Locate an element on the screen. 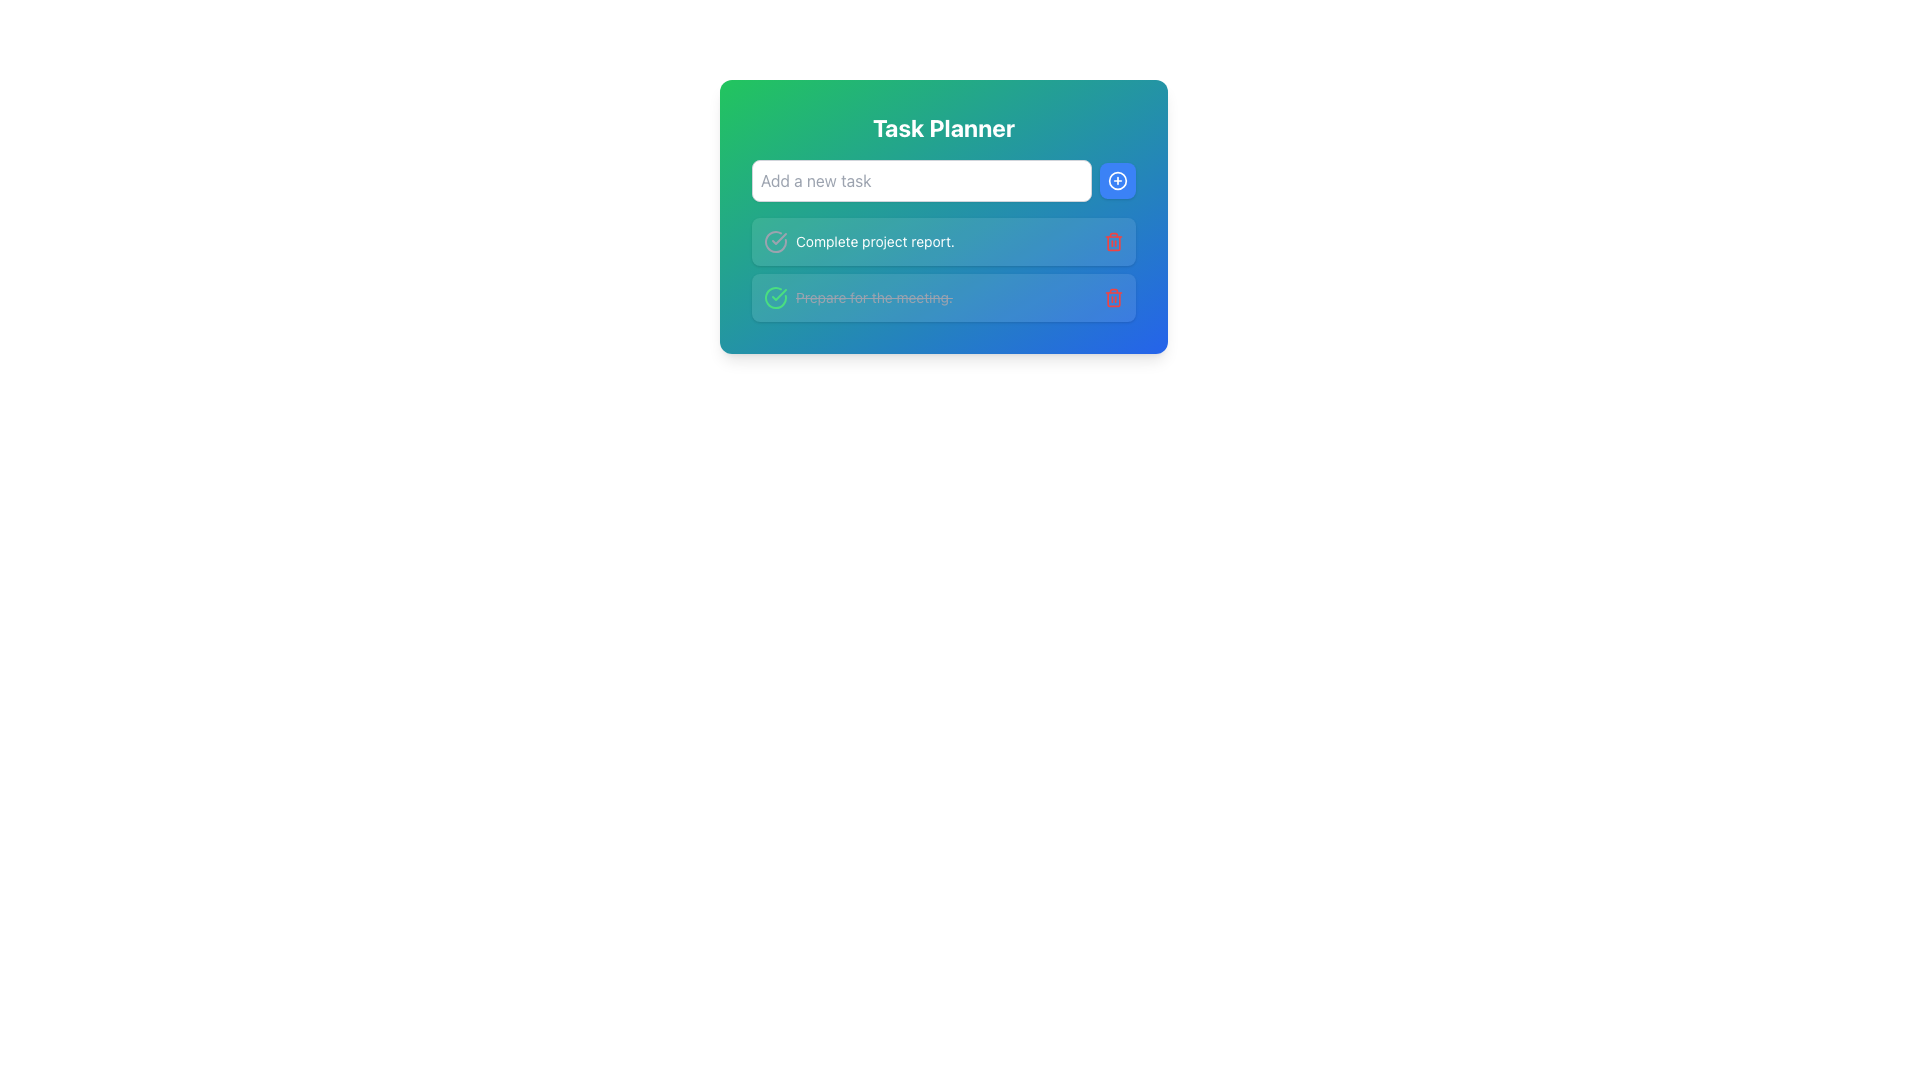 The height and width of the screenshot is (1080, 1920). the checkmark indicator icon is located at coordinates (775, 297).